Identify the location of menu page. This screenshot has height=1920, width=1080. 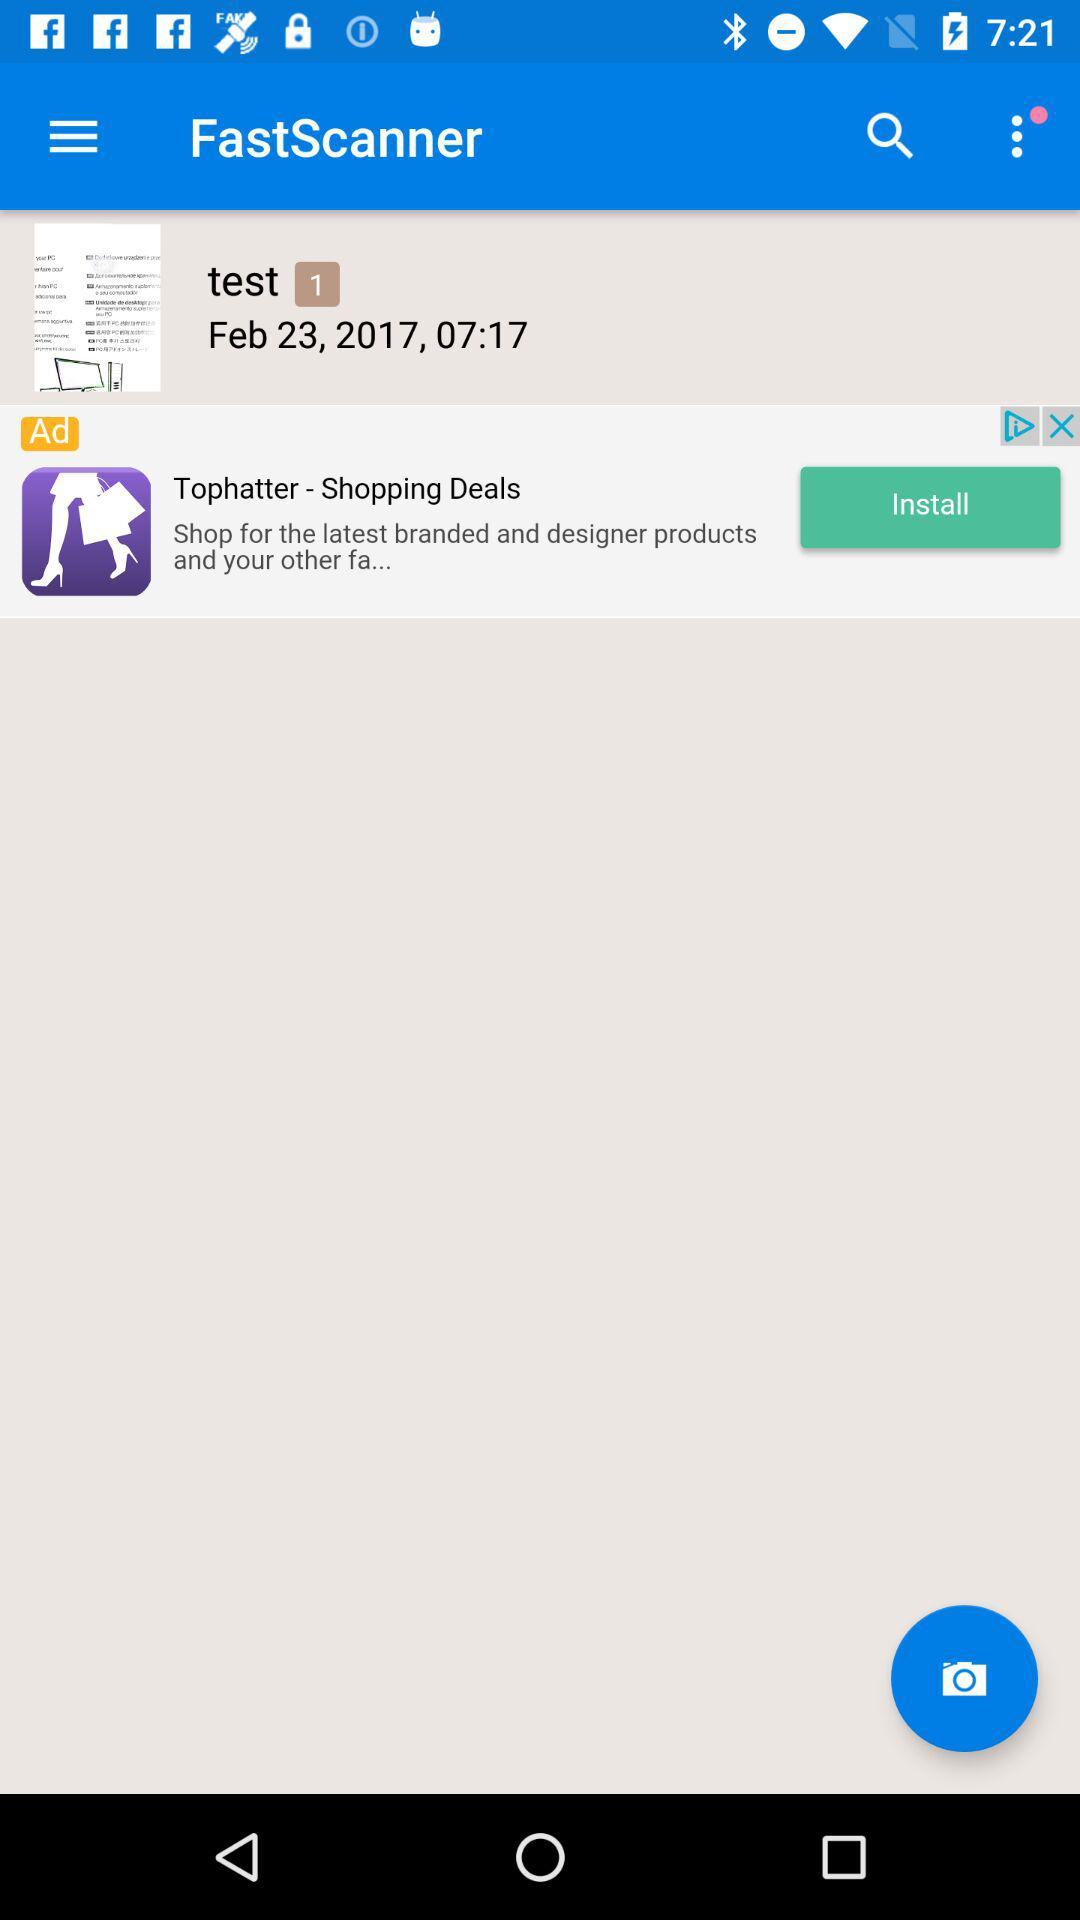
(890, 135).